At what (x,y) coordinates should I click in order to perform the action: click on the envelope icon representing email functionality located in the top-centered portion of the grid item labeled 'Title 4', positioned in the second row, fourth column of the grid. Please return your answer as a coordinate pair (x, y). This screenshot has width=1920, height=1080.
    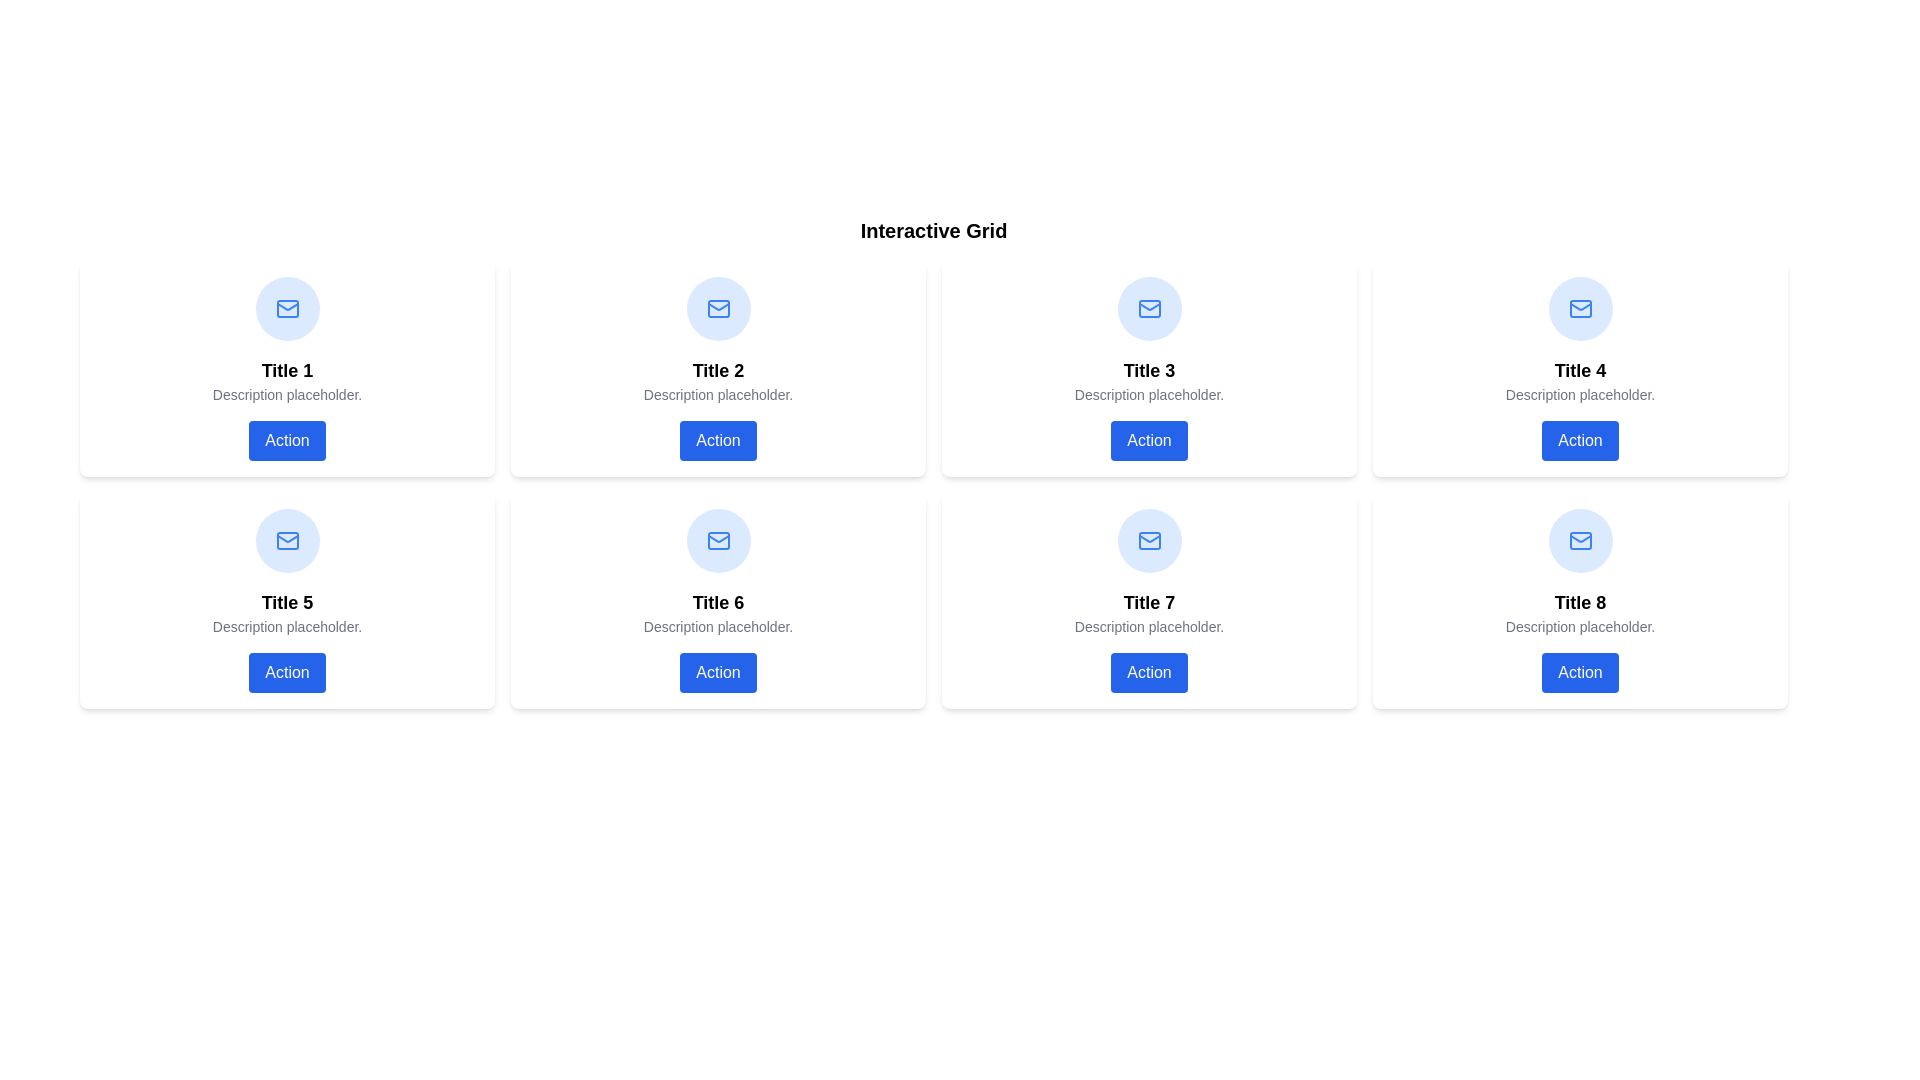
    Looking at the image, I should click on (1579, 308).